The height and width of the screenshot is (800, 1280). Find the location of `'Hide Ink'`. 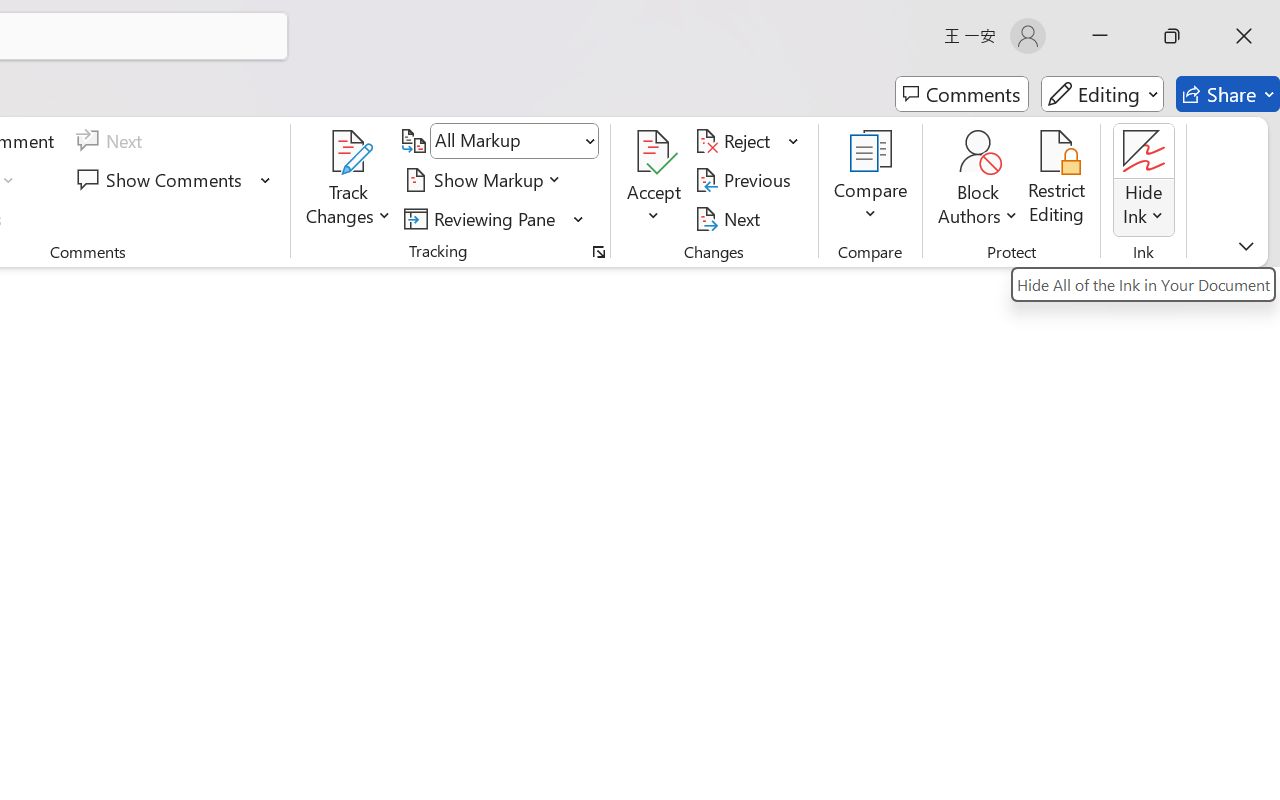

'Hide Ink' is located at coordinates (1144, 179).